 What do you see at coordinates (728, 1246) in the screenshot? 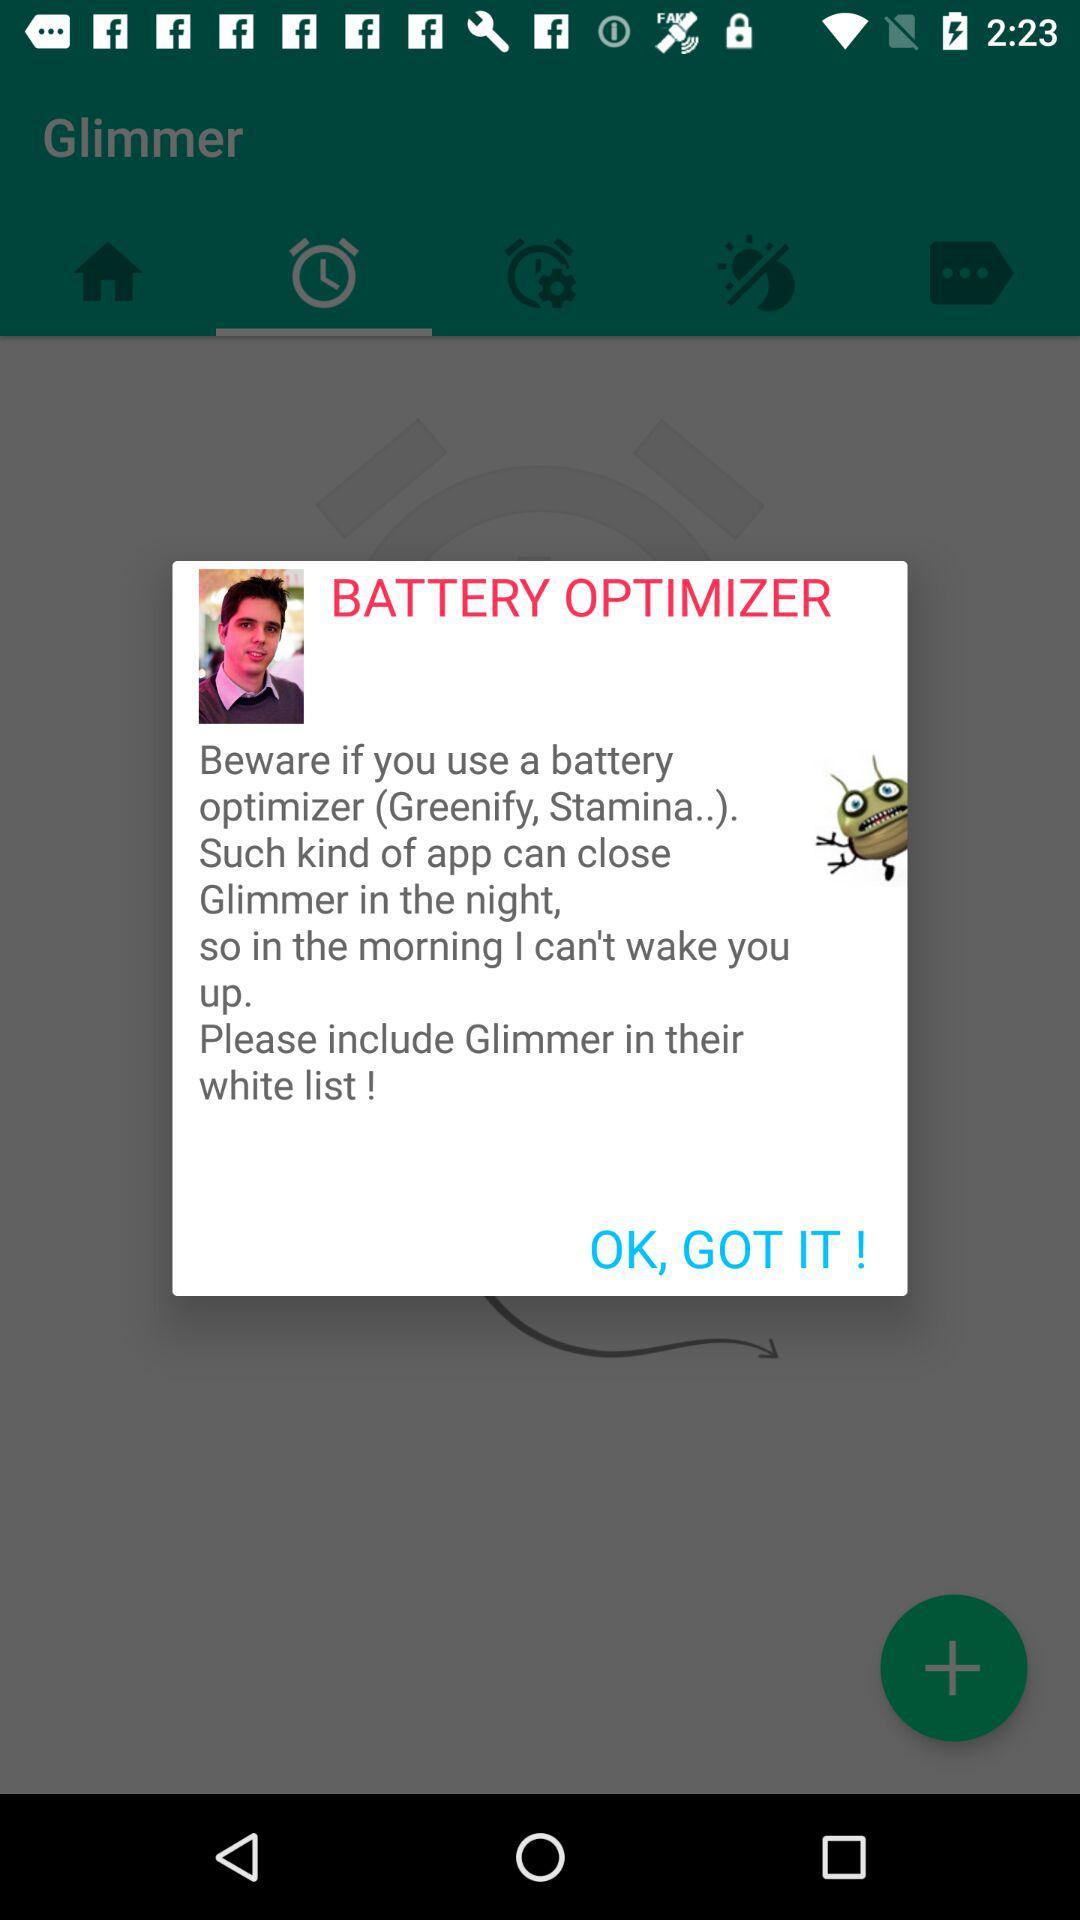
I see `ok, got it ! item` at bounding box center [728, 1246].